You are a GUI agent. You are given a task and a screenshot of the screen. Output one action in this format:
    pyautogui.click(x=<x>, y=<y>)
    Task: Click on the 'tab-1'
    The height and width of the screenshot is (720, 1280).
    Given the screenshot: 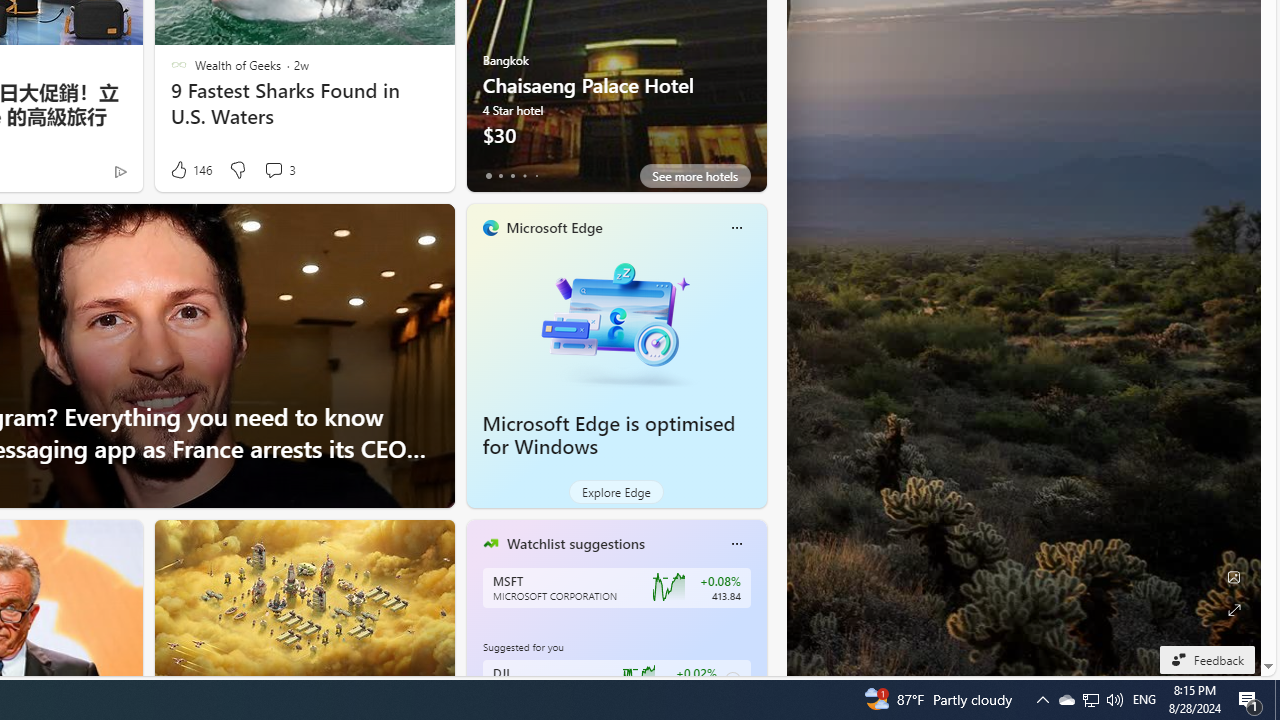 What is the action you would take?
    pyautogui.click(x=500, y=175)
    